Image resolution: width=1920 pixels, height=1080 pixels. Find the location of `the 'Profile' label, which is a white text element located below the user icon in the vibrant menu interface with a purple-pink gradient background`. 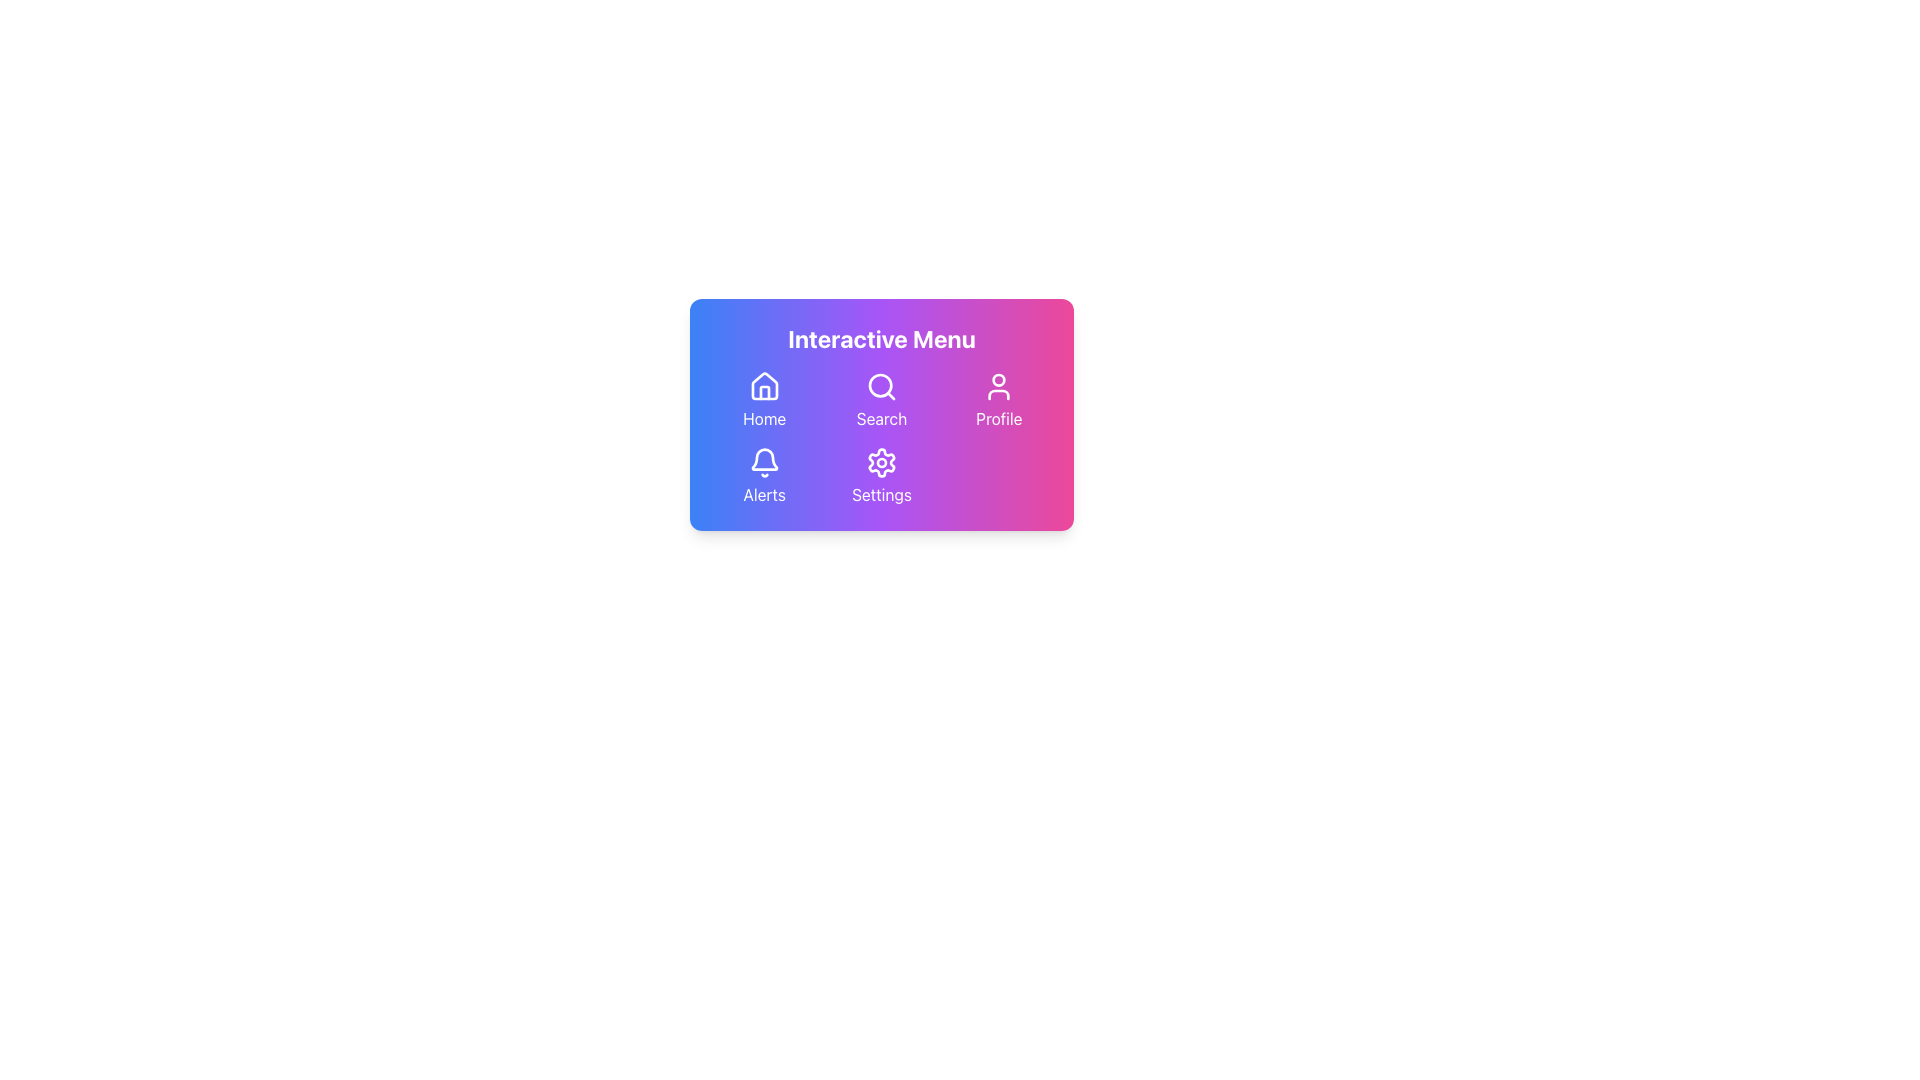

the 'Profile' label, which is a white text element located below the user icon in the vibrant menu interface with a purple-pink gradient background is located at coordinates (999, 418).